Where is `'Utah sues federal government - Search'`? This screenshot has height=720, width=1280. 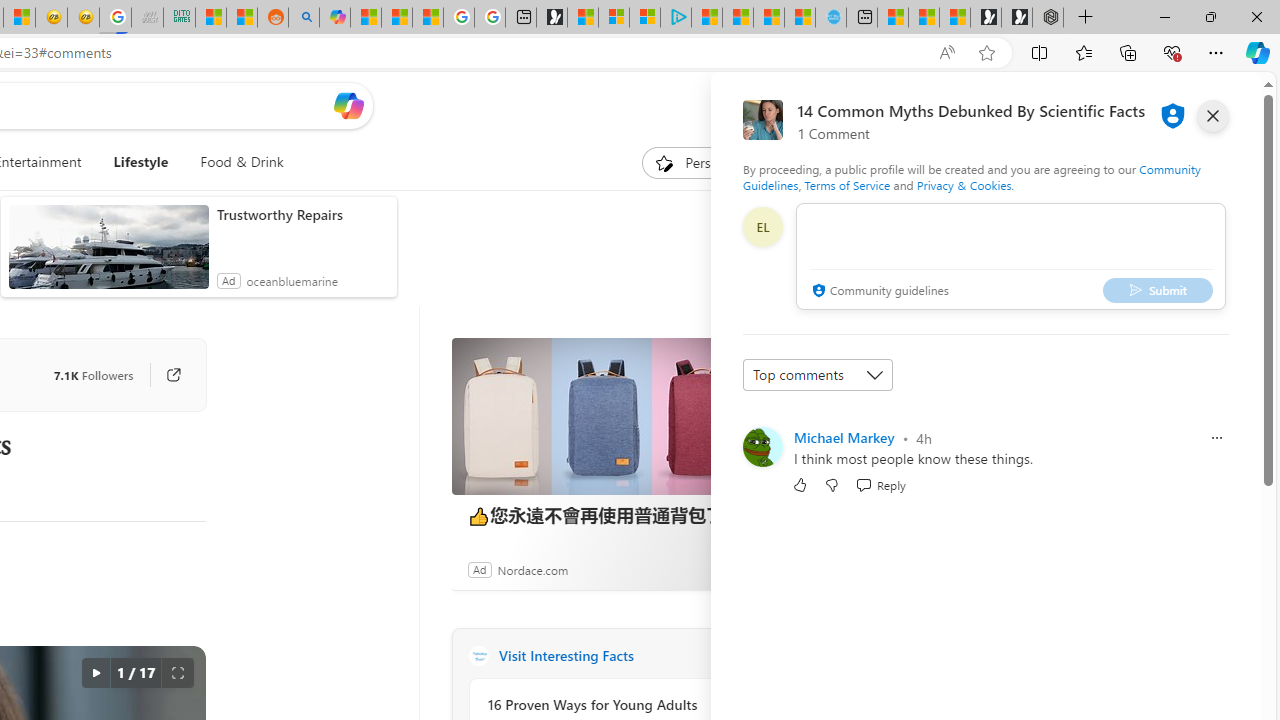
'Utah sues federal government - Search' is located at coordinates (303, 17).